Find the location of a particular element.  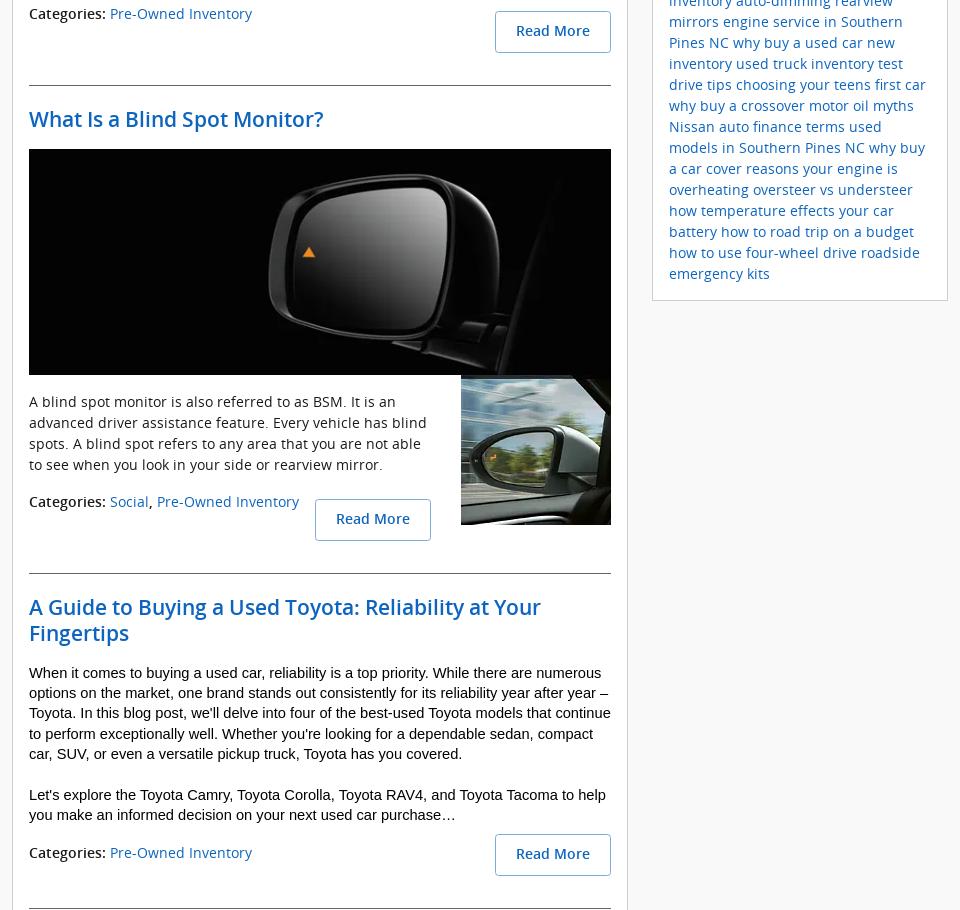

'how to use four-wheel drive' is located at coordinates (764, 251).